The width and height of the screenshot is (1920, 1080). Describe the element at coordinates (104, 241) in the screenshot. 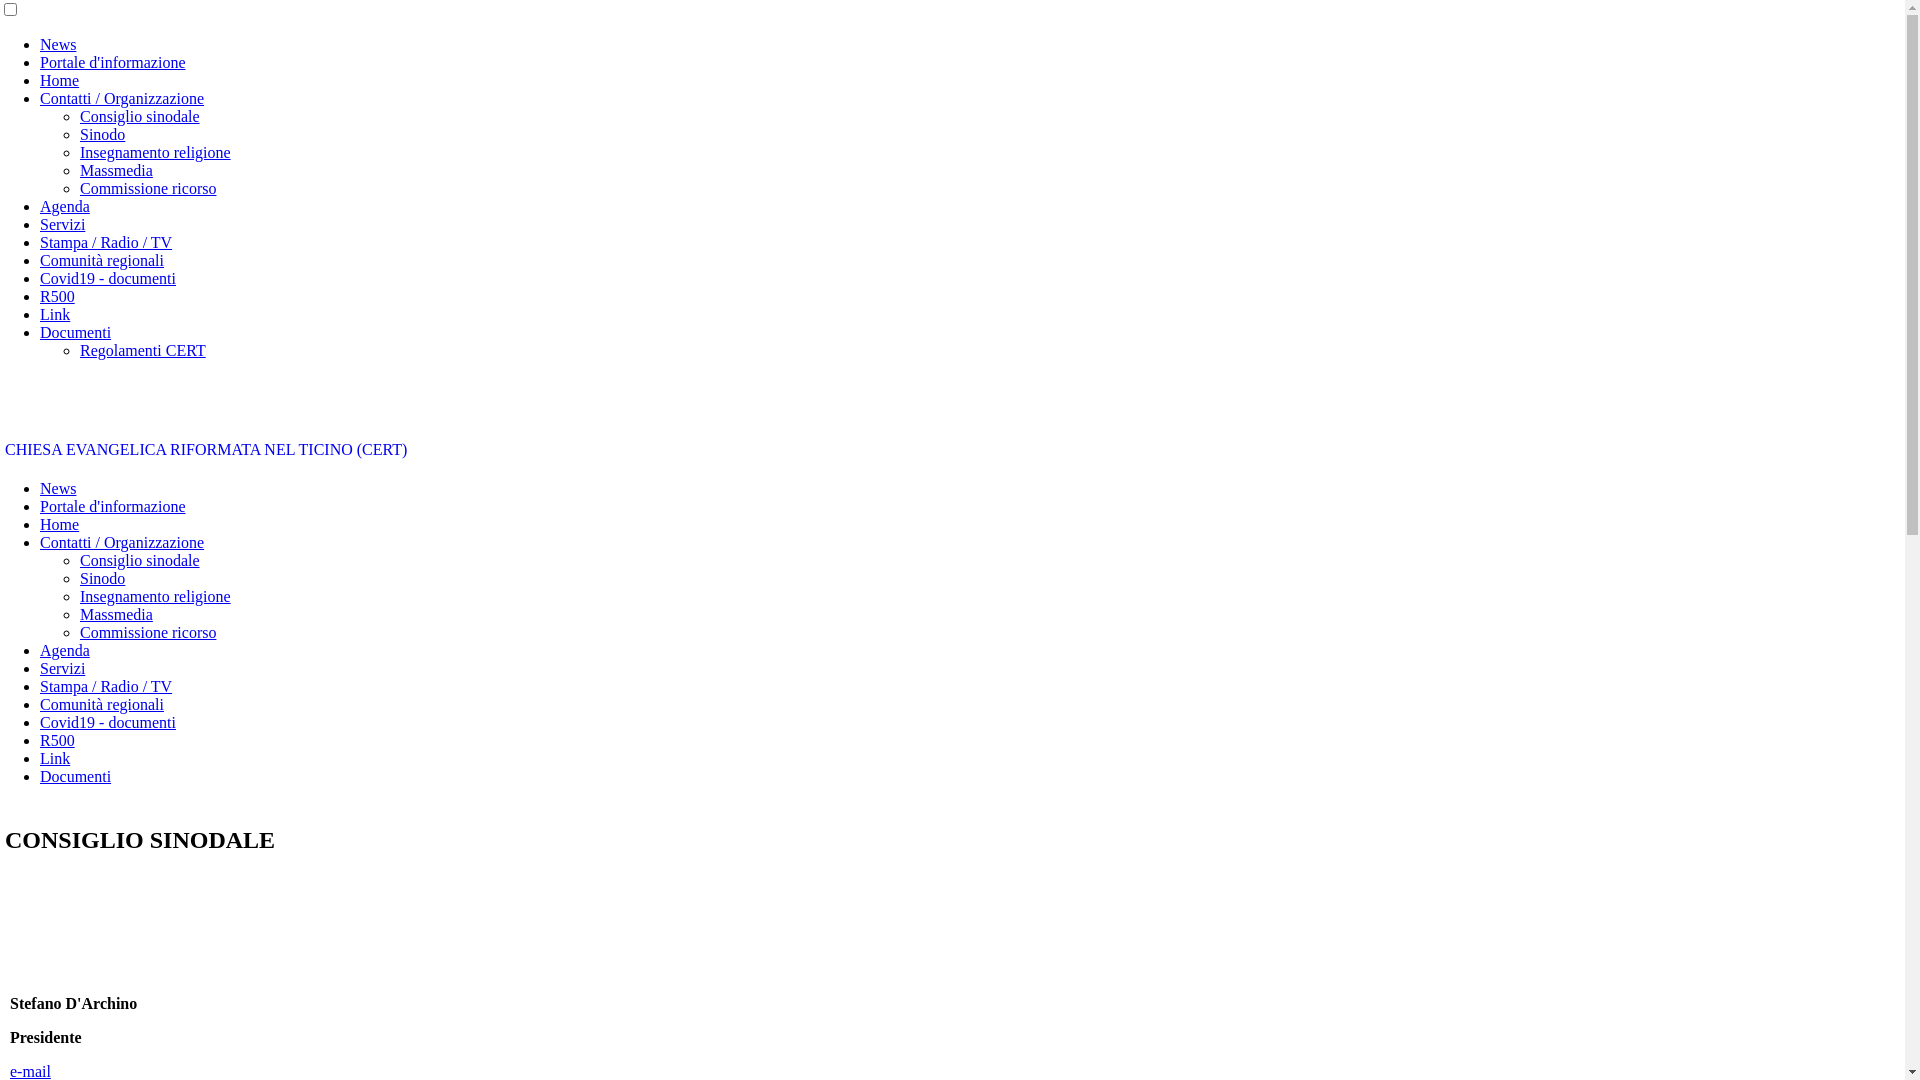

I see `'Stampa / Radio / TV'` at that location.